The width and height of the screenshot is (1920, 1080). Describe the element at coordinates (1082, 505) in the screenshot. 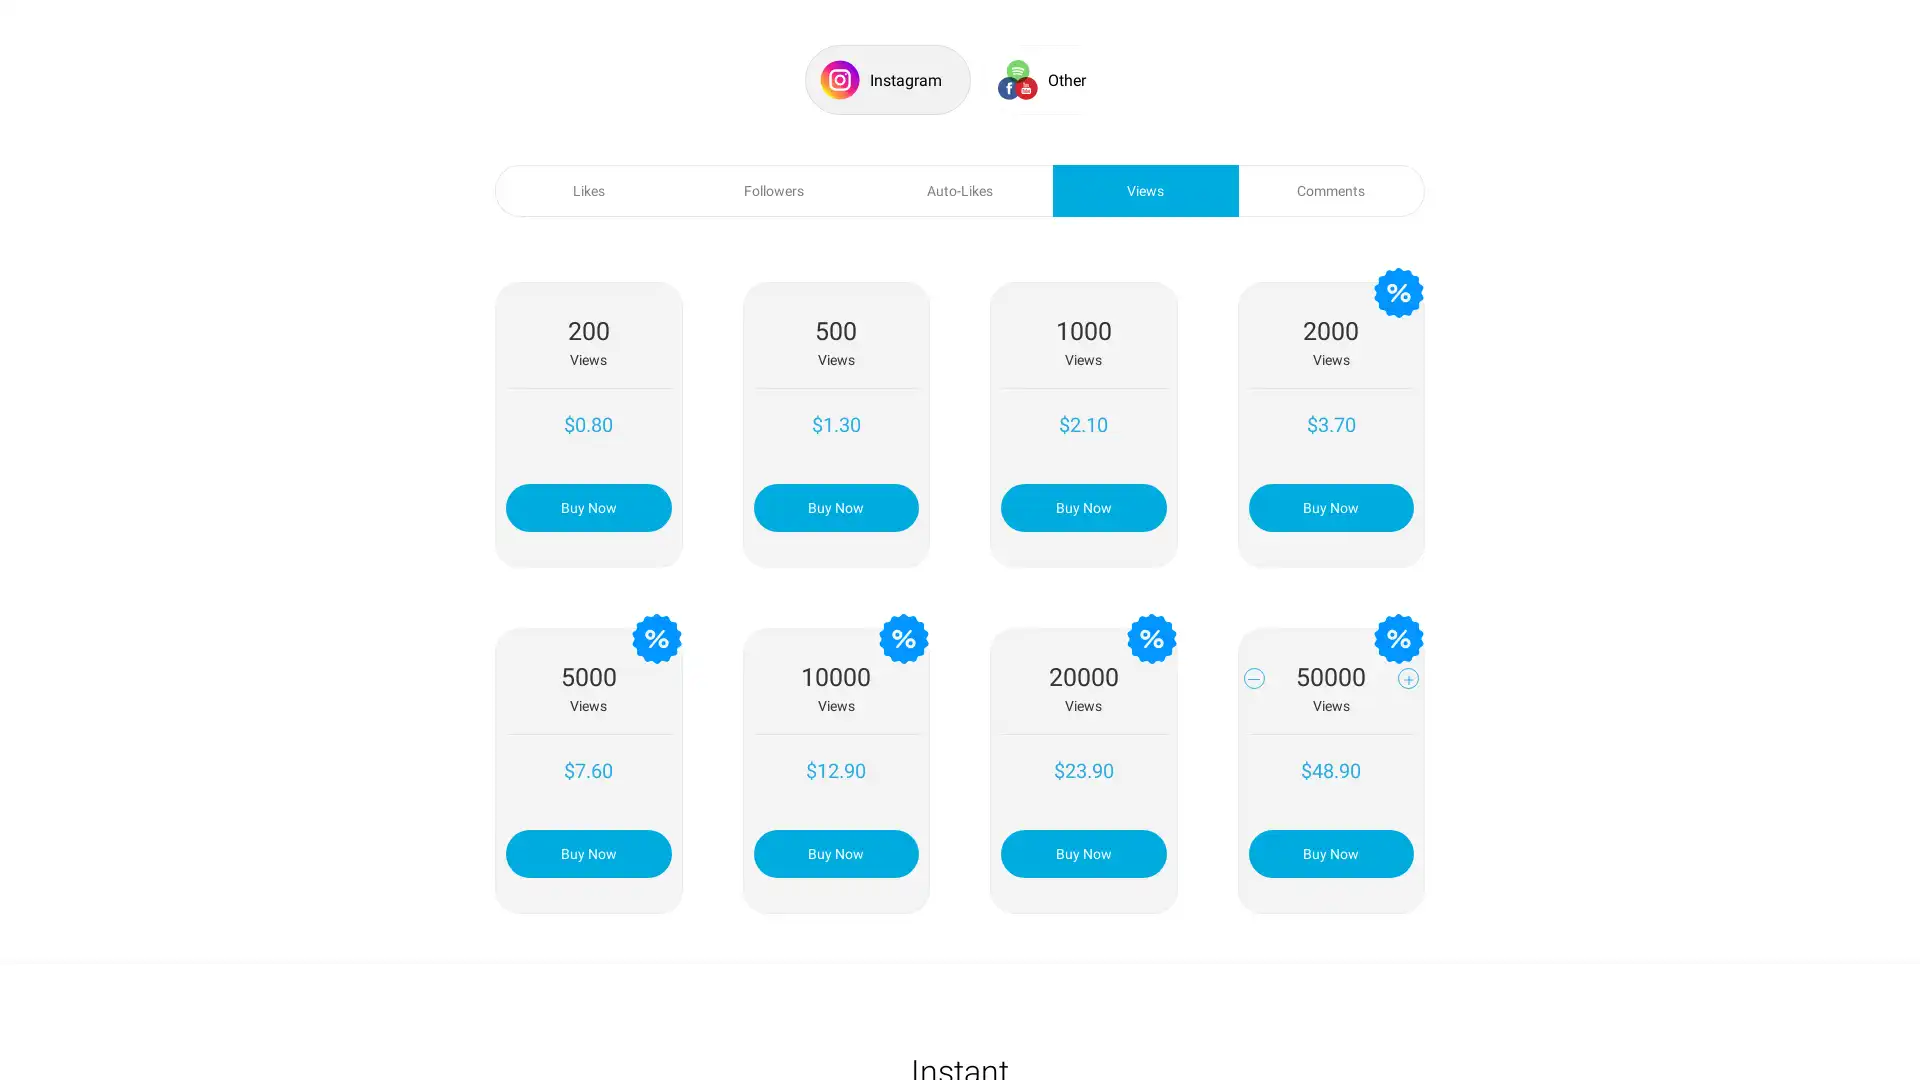

I see `Buy Now` at that location.